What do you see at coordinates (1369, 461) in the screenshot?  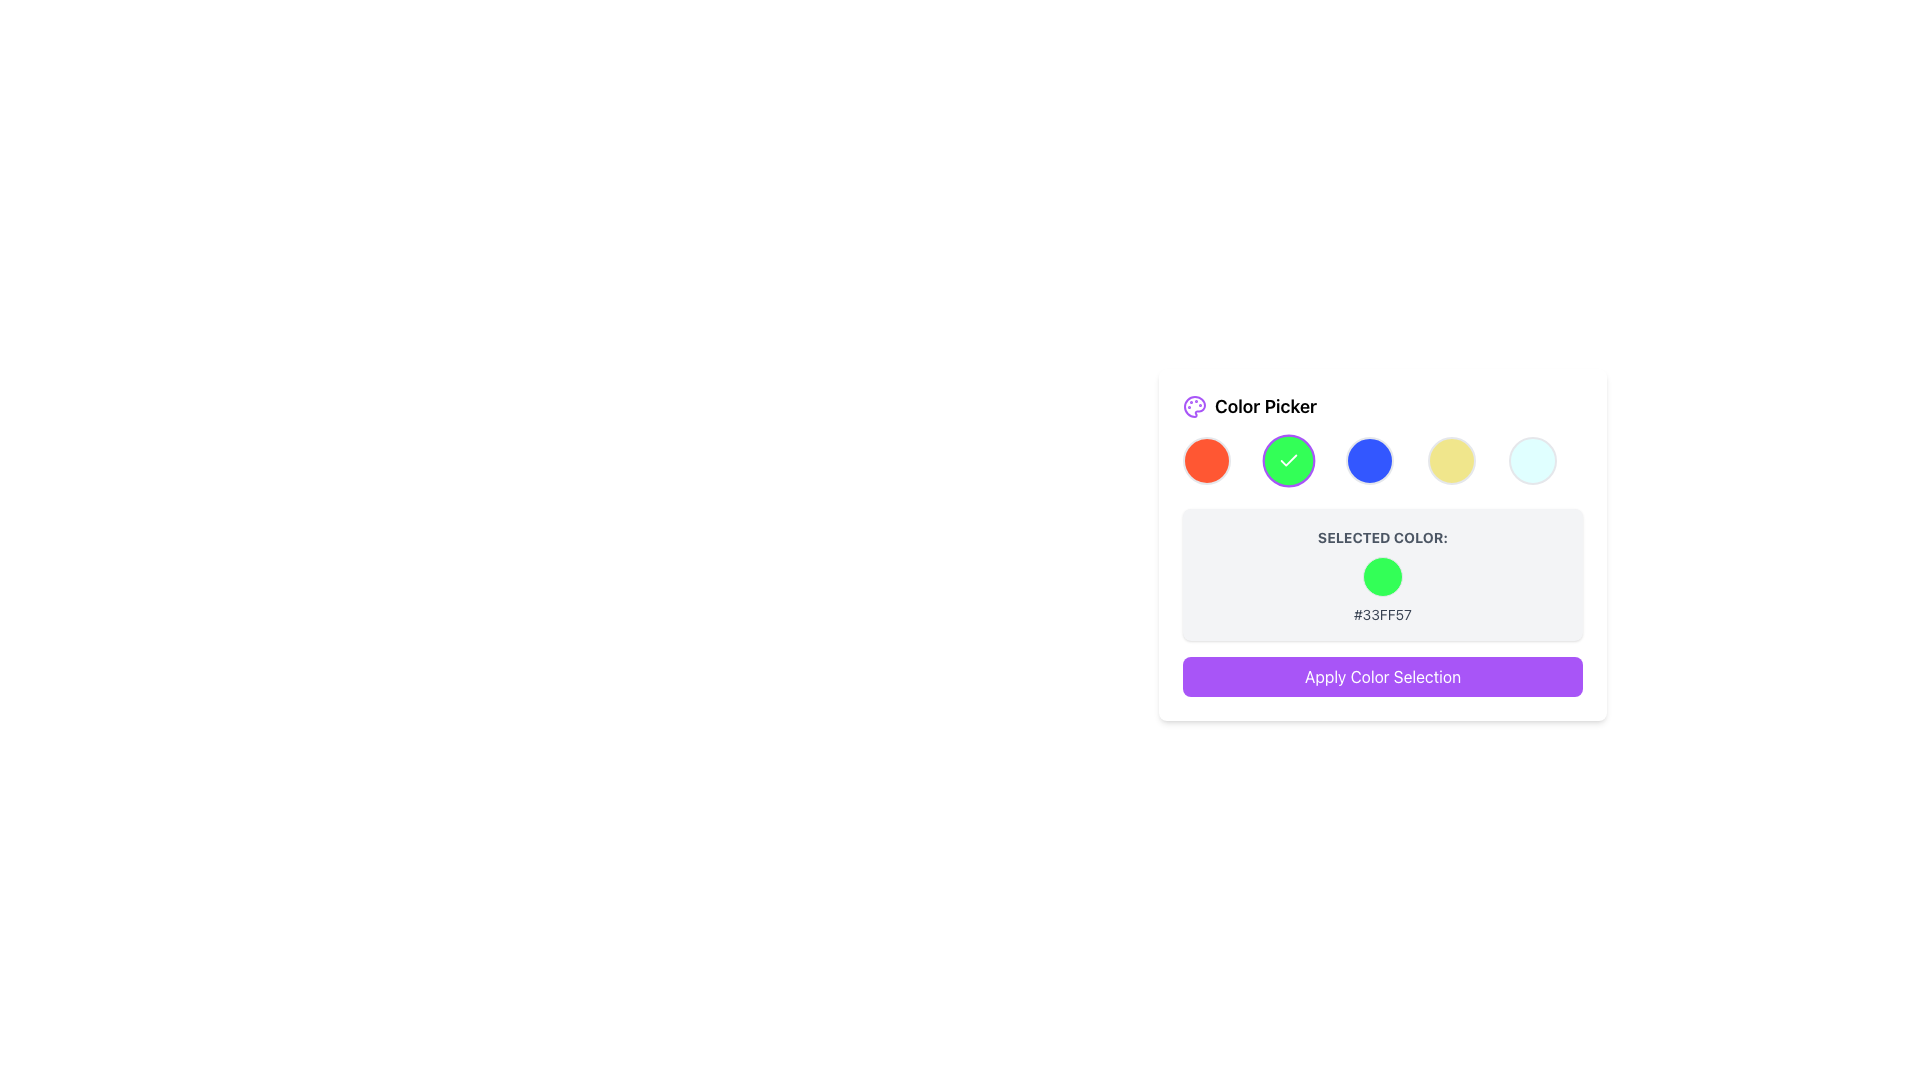 I see `the third color circle` at bounding box center [1369, 461].